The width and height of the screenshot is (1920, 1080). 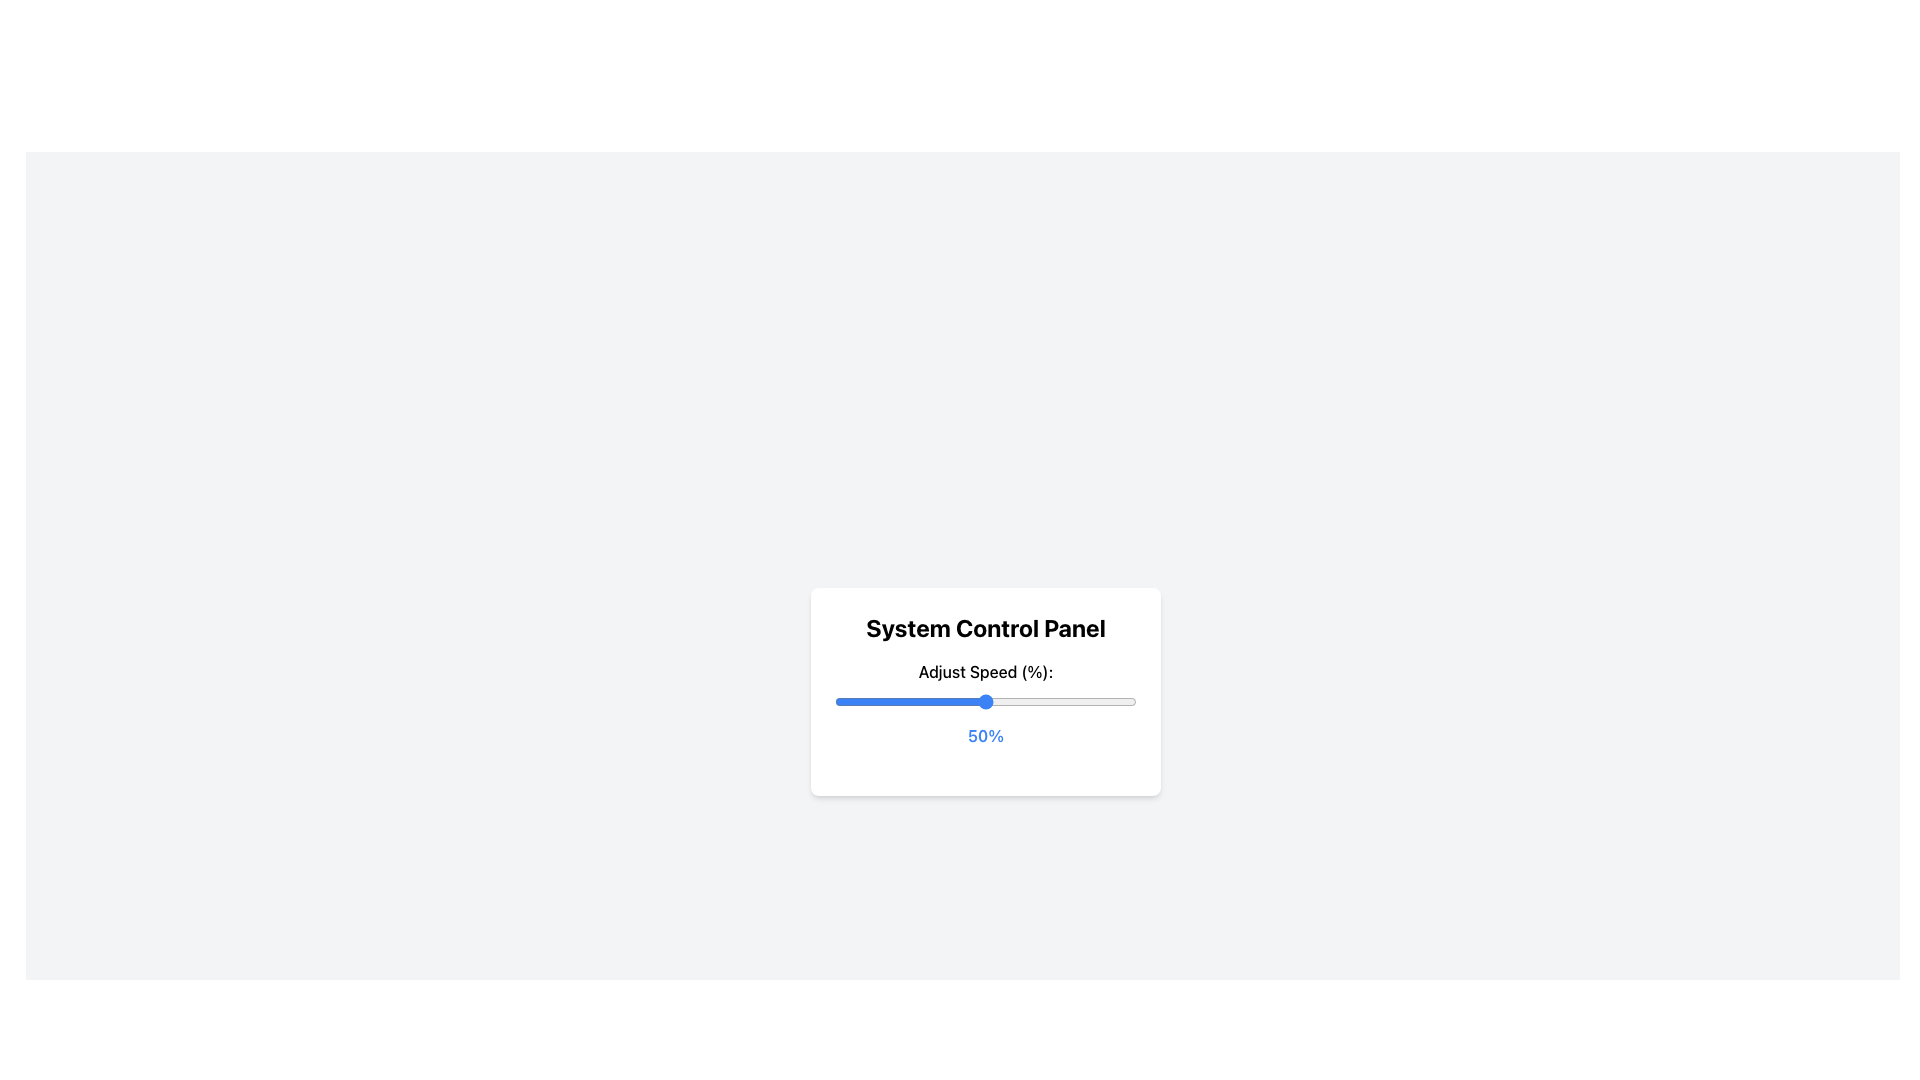 What do you see at coordinates (985, 703) in the screenshot?
I see `the Slider control labeled 'Adjust Speed (%)' which displays the current value as '50%' and is styled with a blue accent` at bounding box center [985, 703].